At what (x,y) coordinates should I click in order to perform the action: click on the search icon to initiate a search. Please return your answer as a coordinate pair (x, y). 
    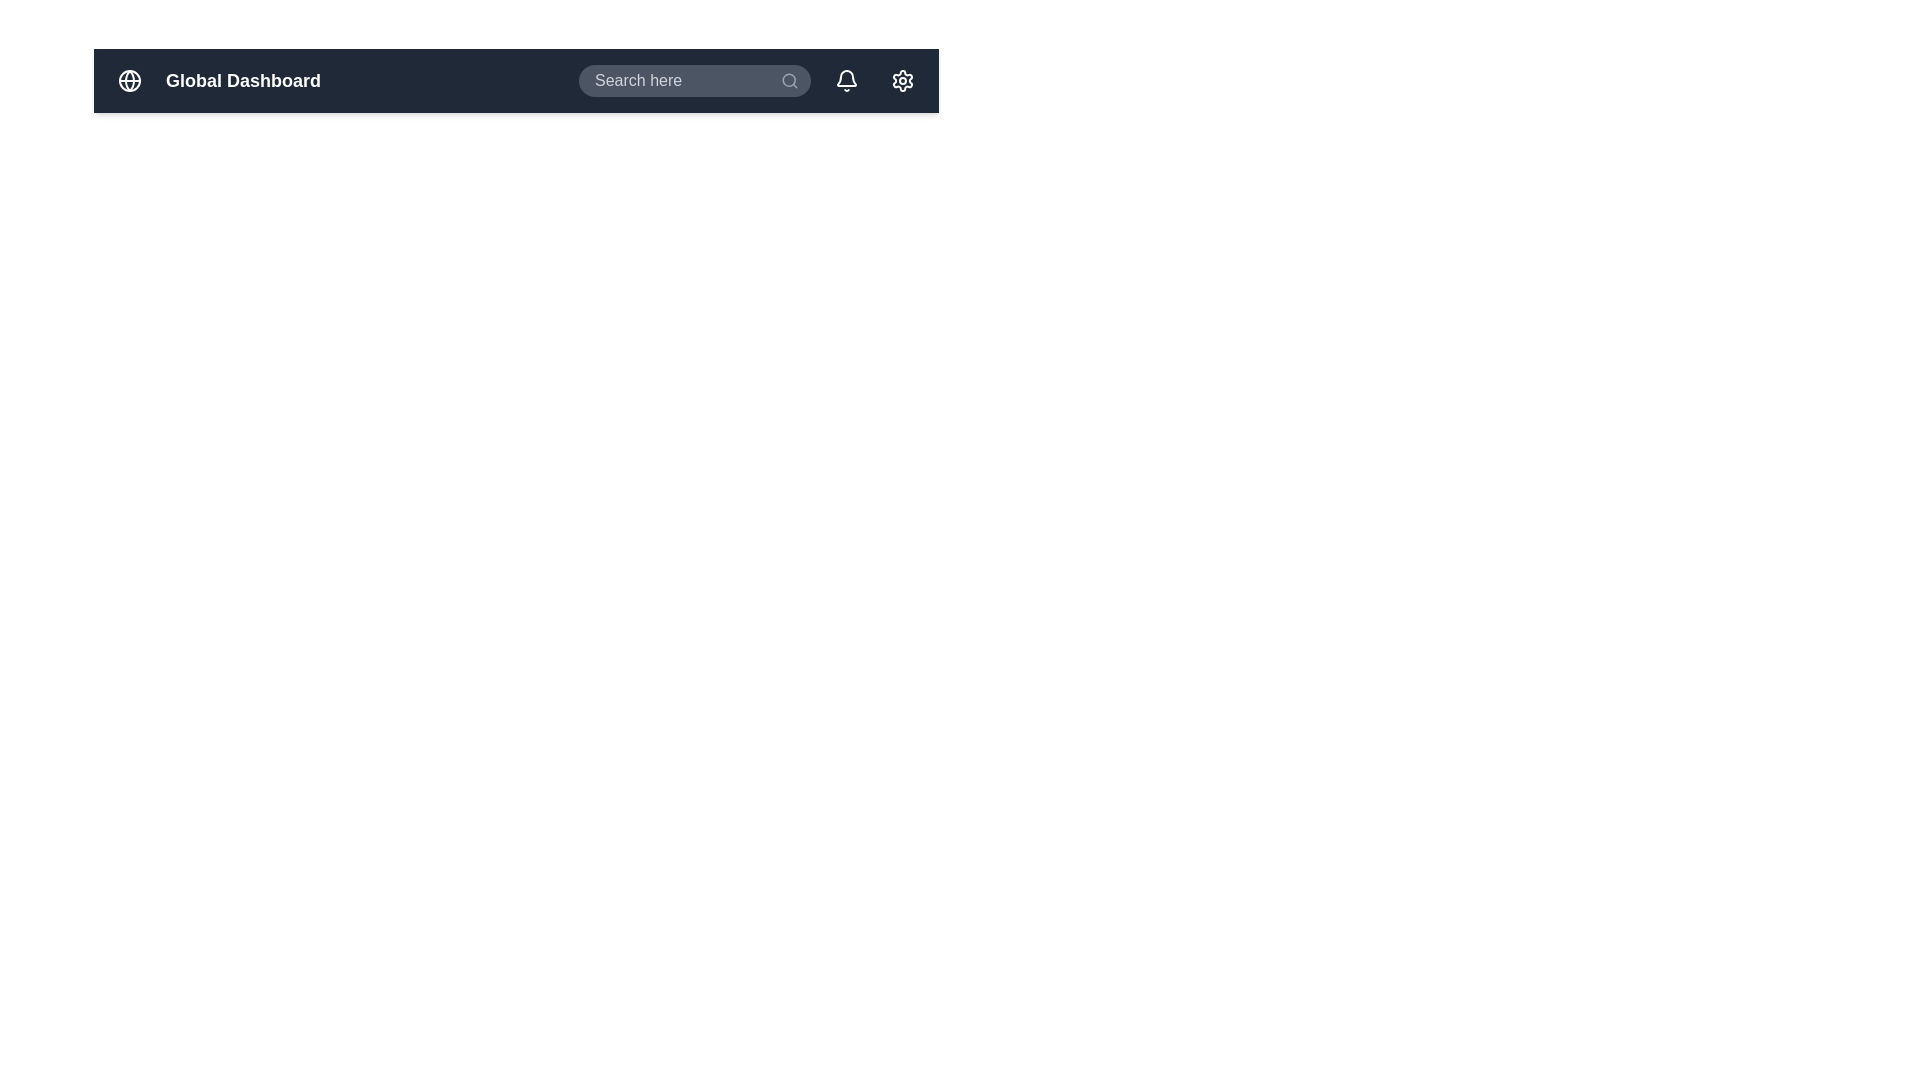
    Looking at the image, I should click on (789, 80).